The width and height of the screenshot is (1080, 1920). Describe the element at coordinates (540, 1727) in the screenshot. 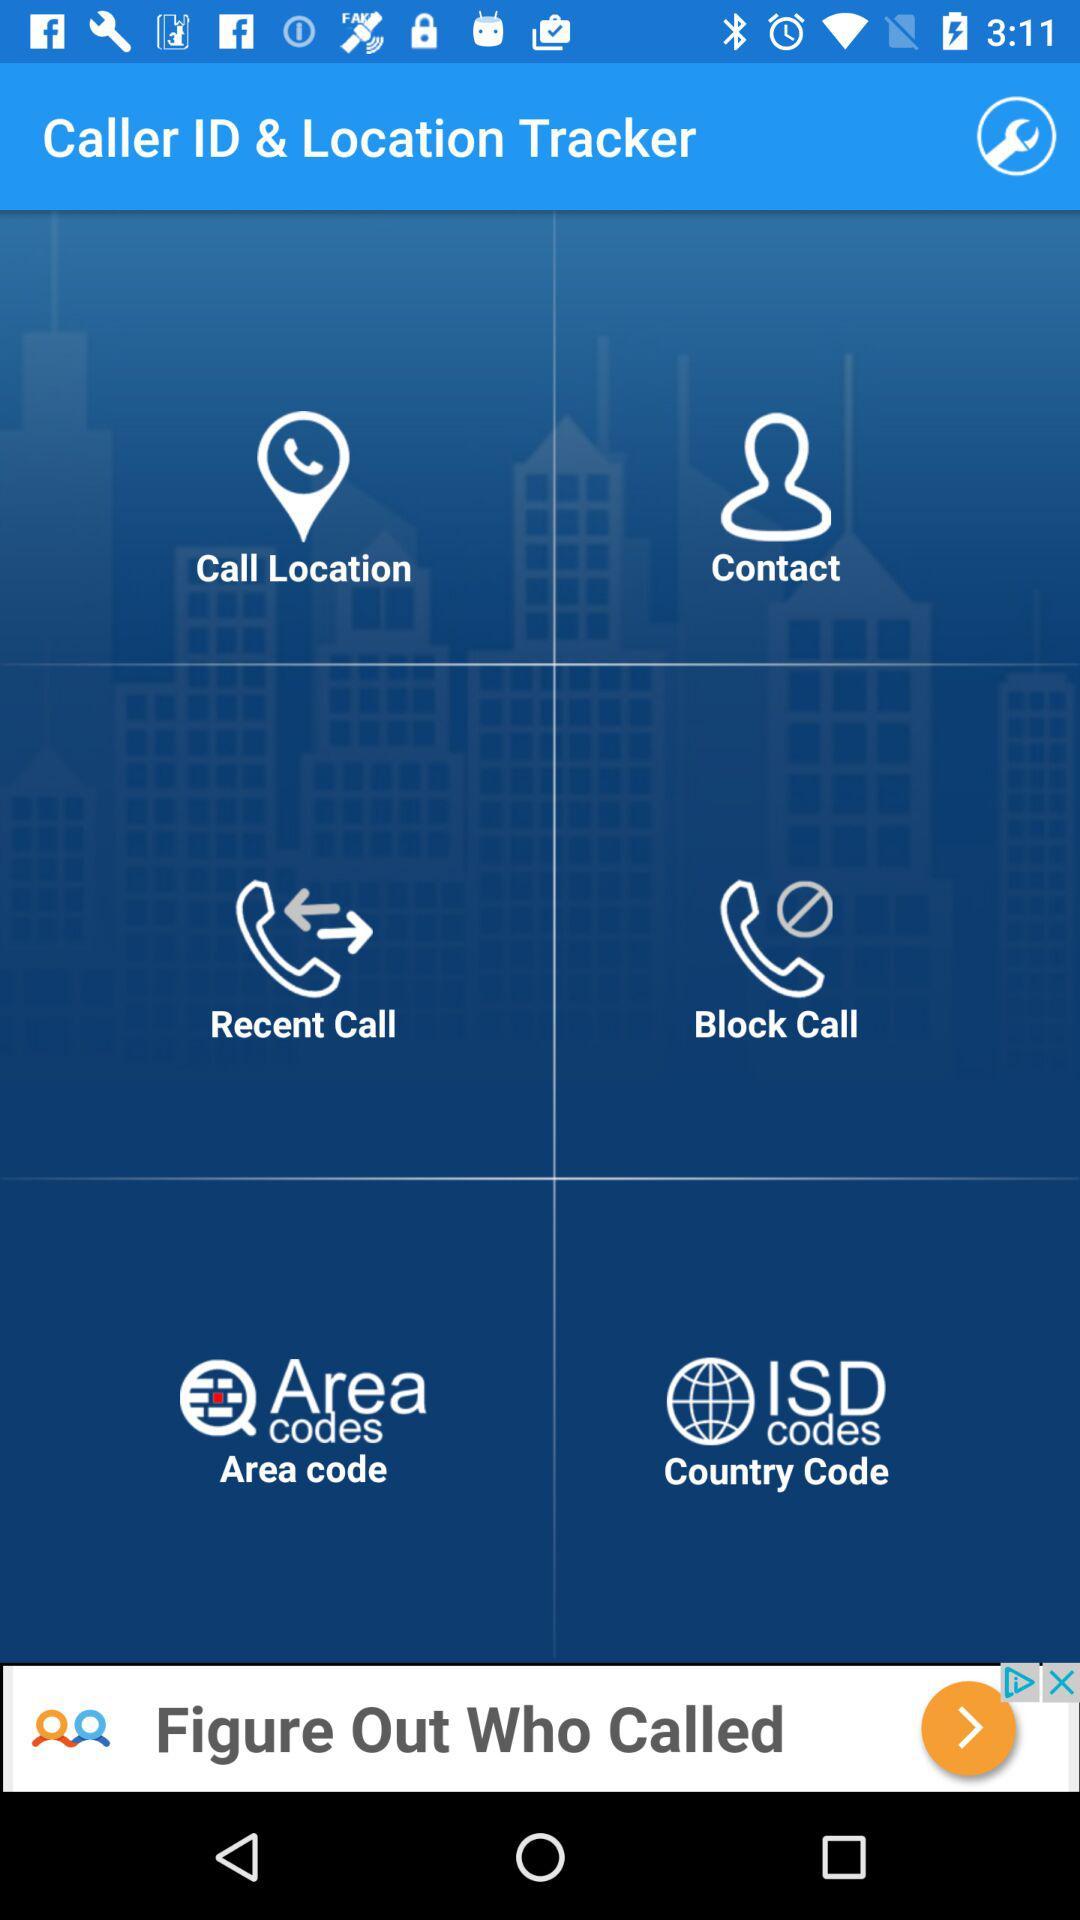

I see `app advertisement` at that location.